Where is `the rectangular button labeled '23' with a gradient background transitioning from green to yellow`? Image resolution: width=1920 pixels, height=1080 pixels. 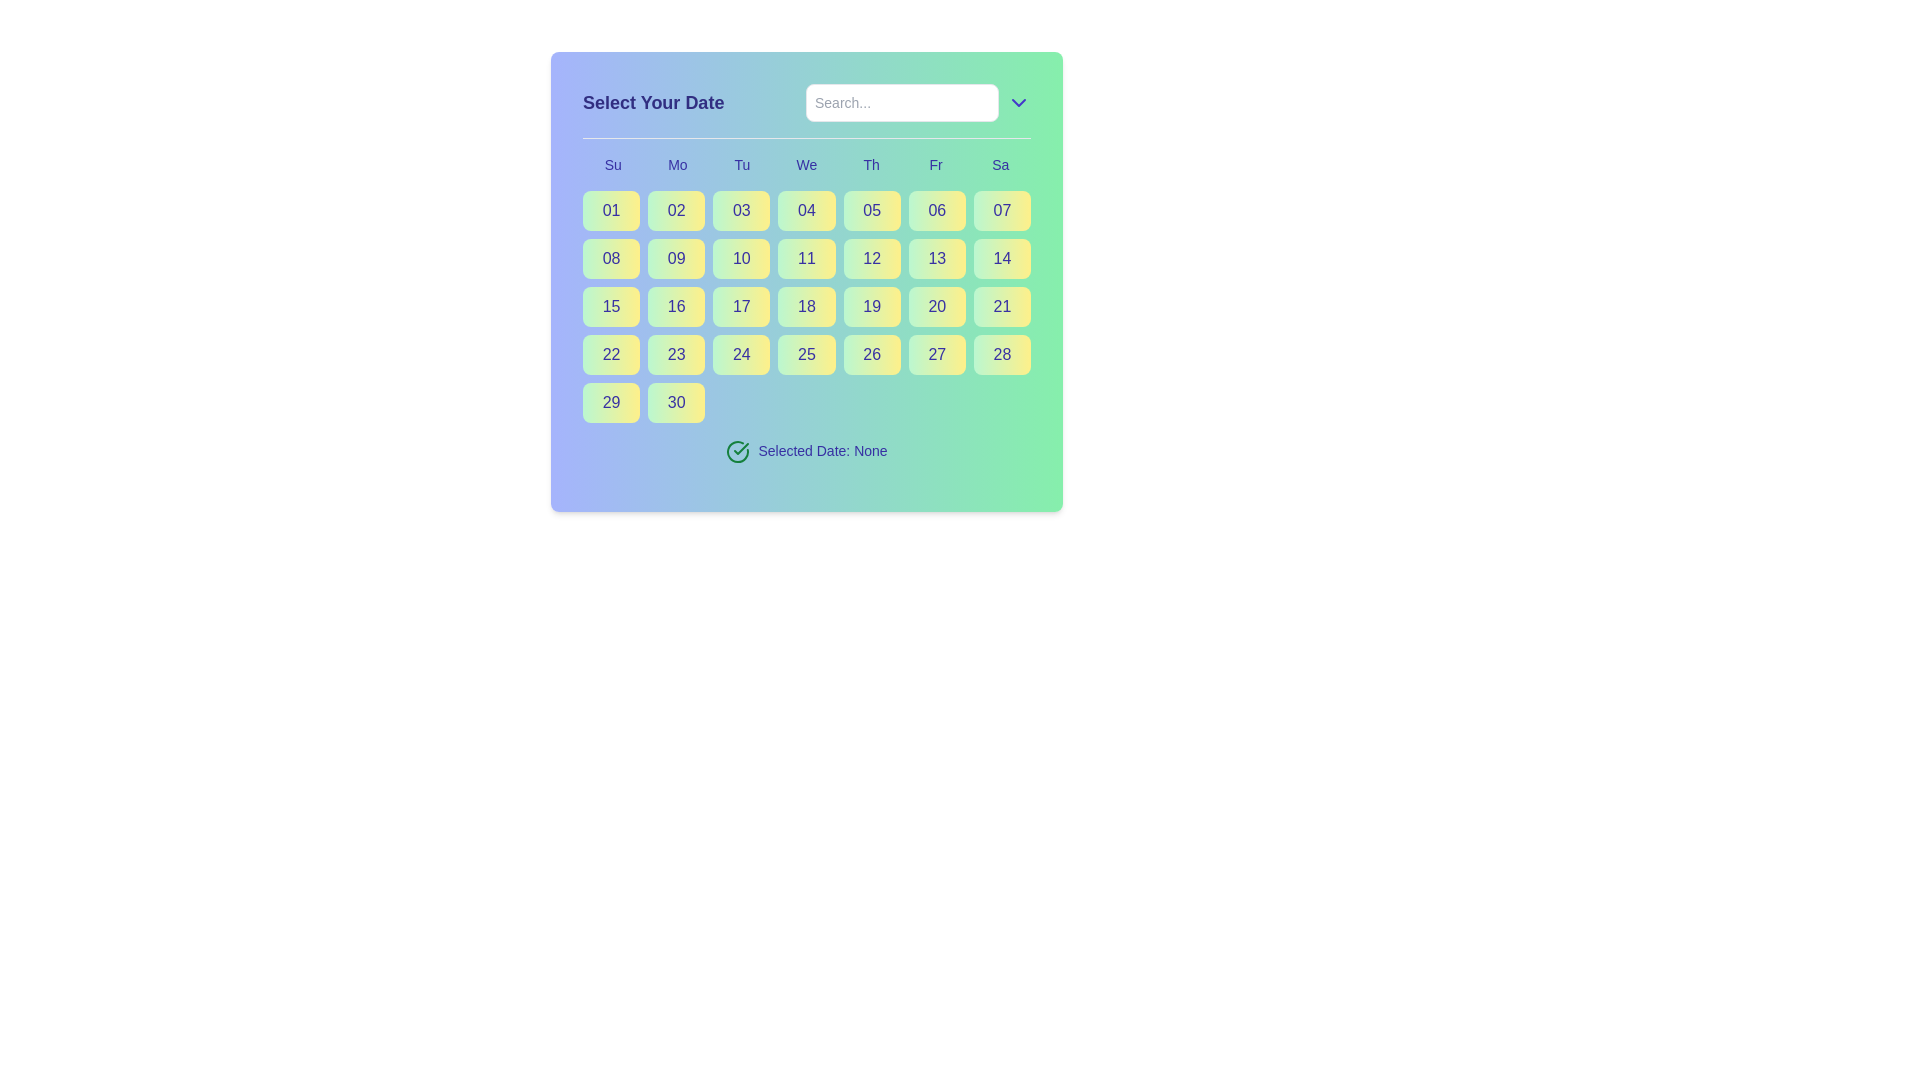
the rectangular button labeled '23' with a gradient background transitioning from green to yellow is located at coordinates (676, 353).